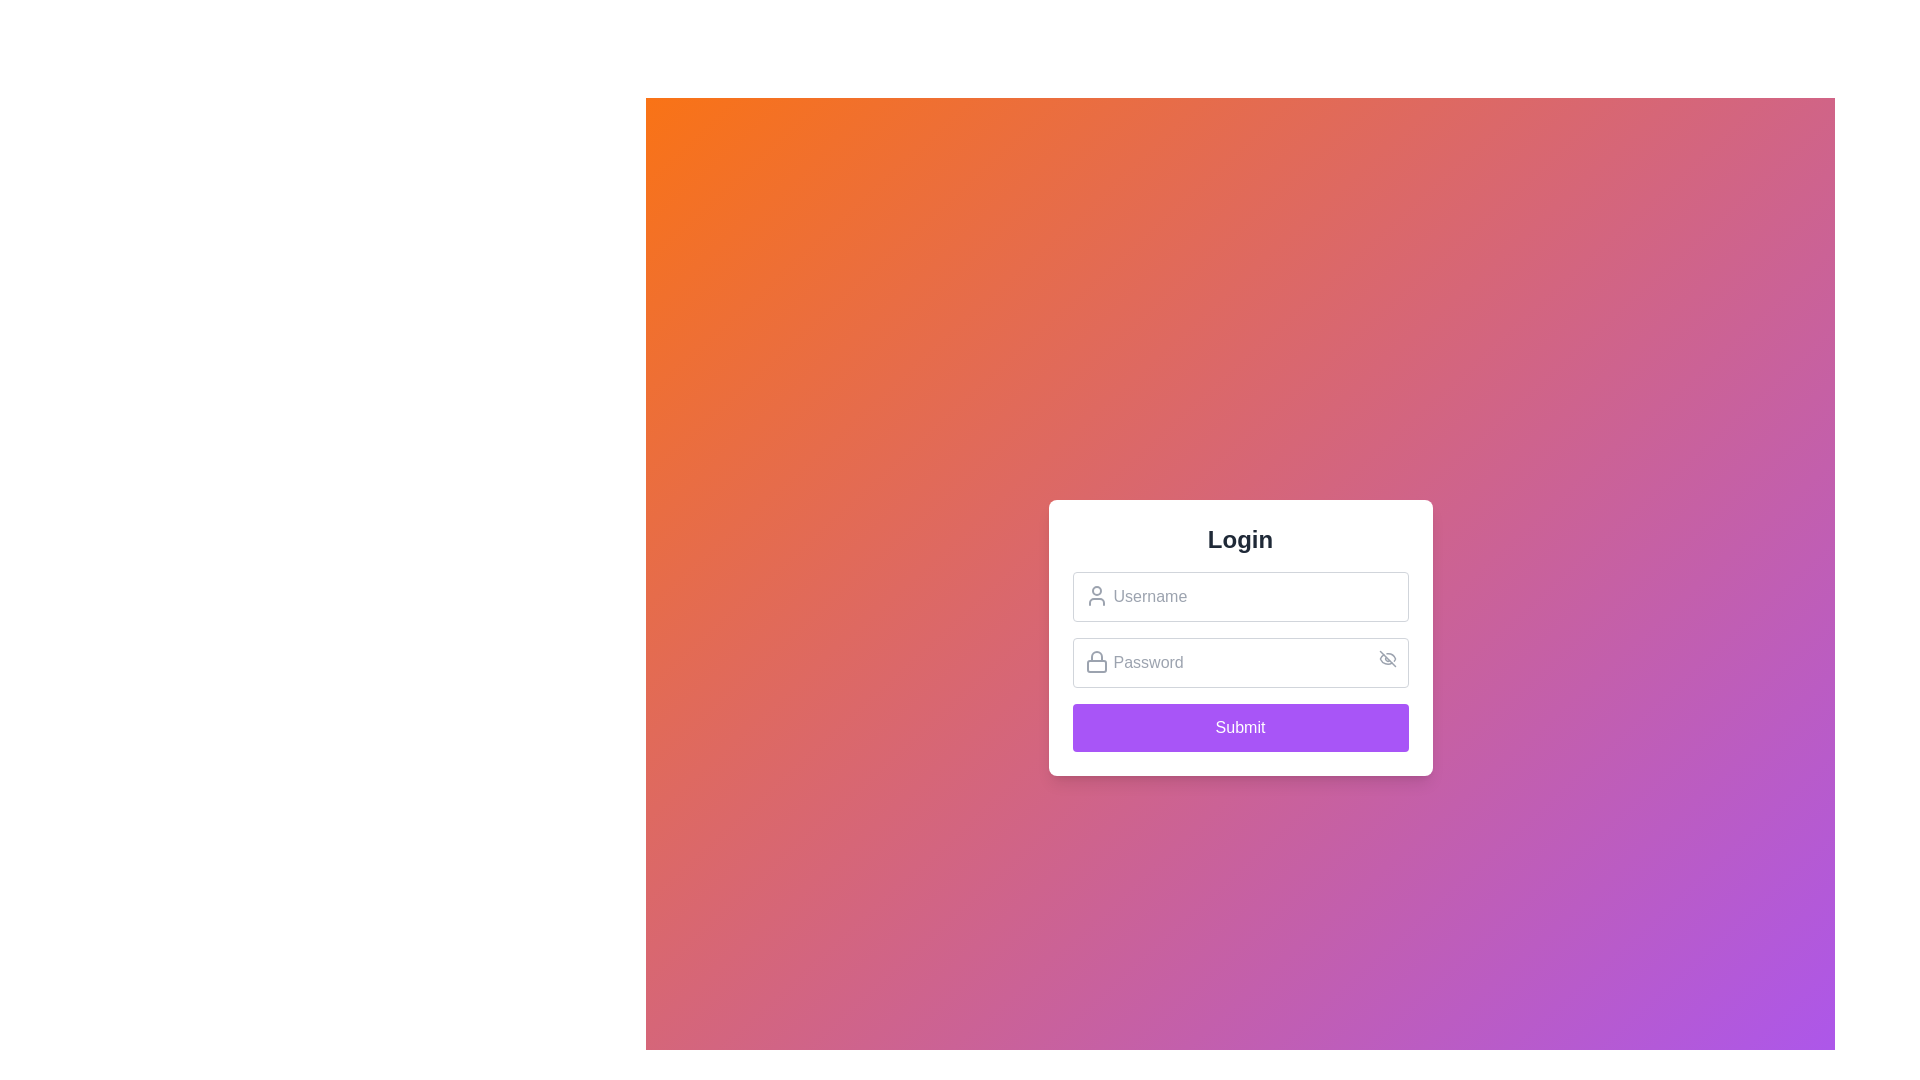  Describe the element at coordinates (1095, 595) in the screenshot. I see `the SVG user icon, which is styled in gray with rounded edges, located to the left of the 'Username' input field in the login form` at that location.